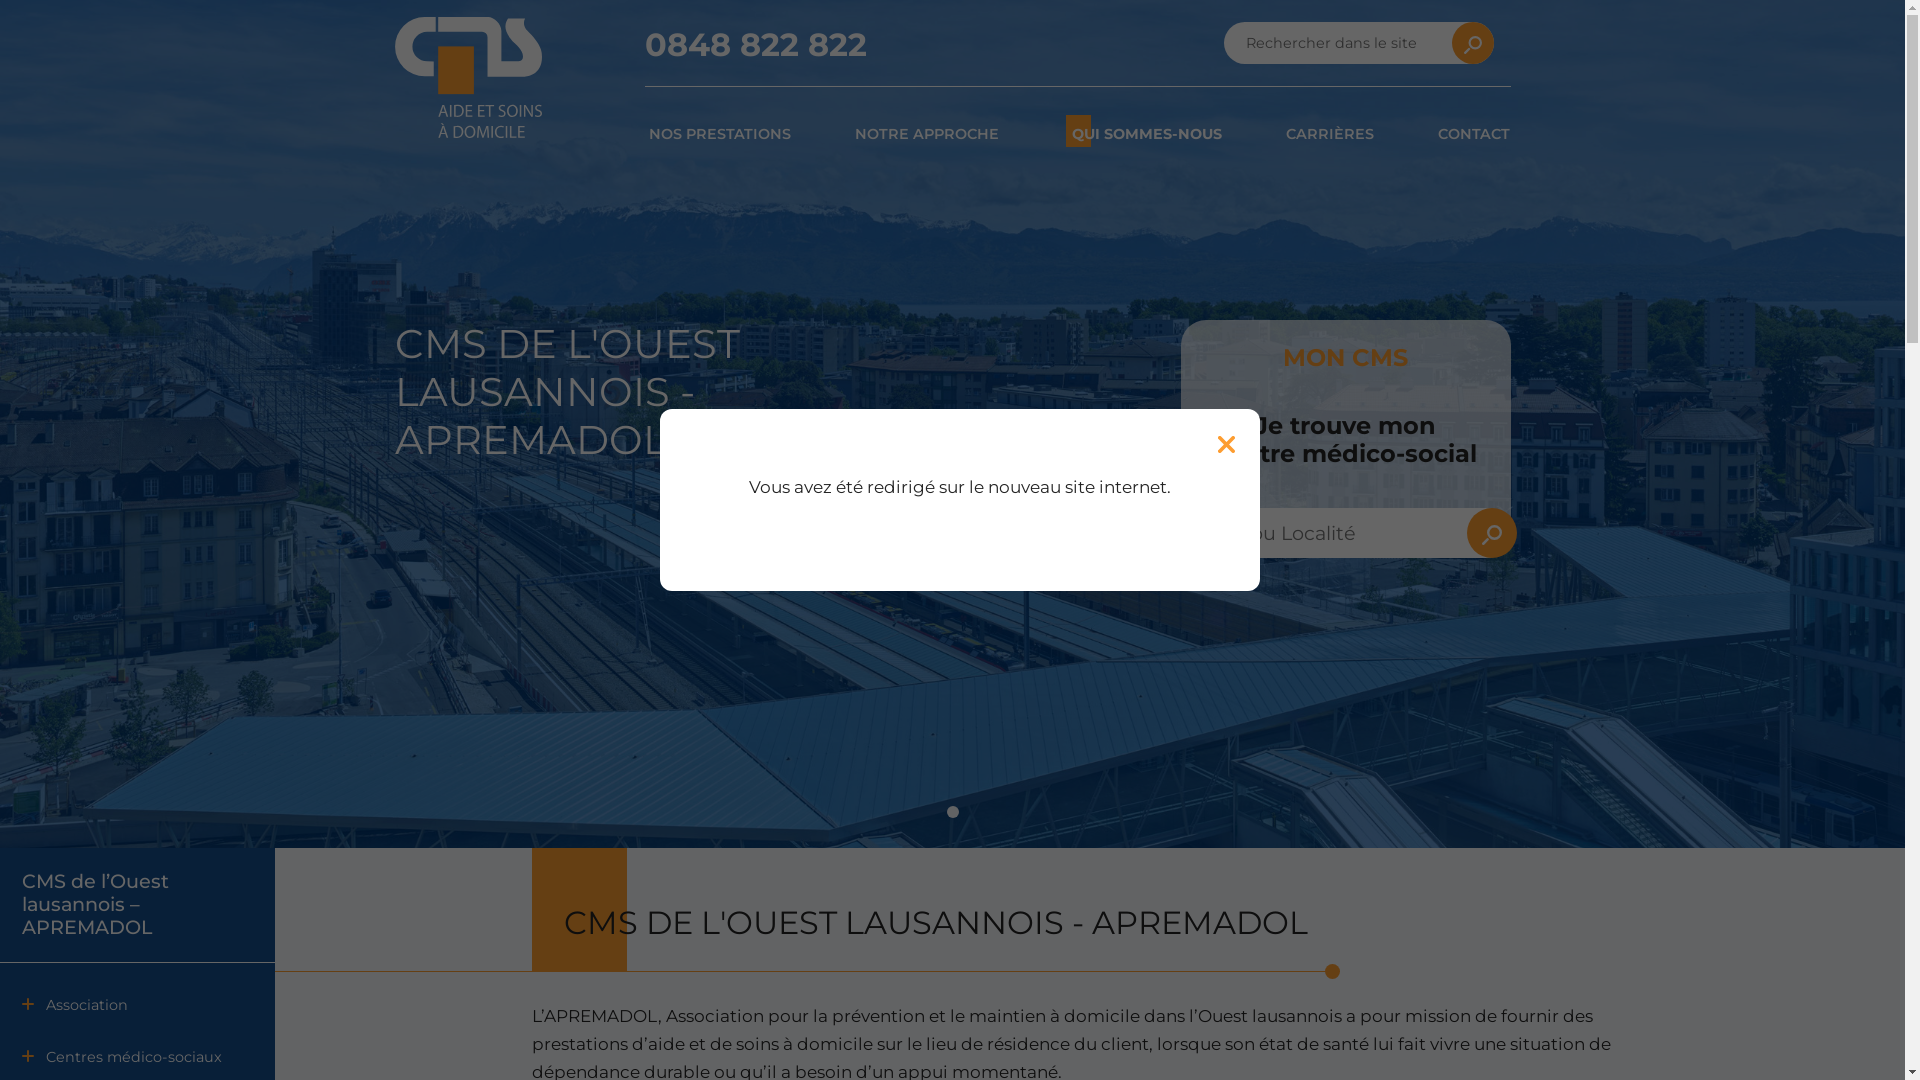  I want to click on 'CONTACT', so click(1473, 134).